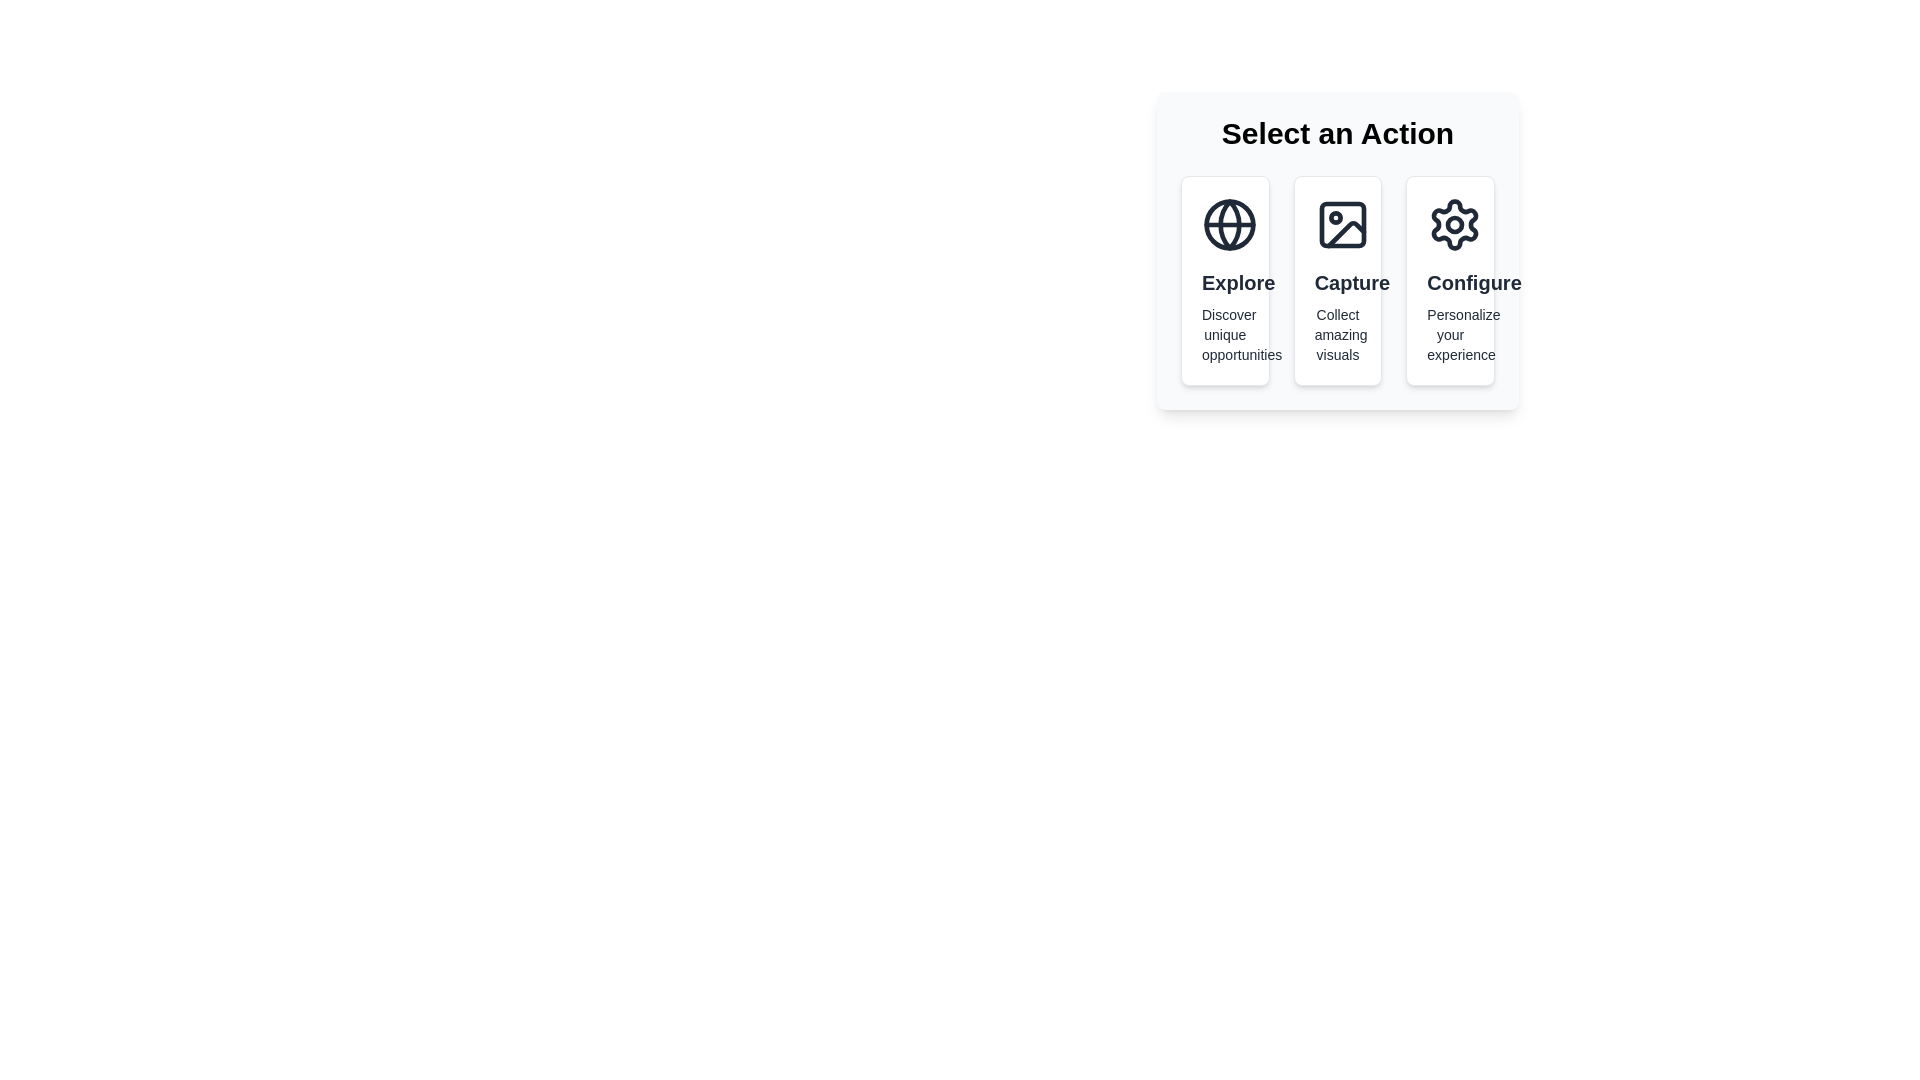 The width and height of the screenshot is (1920, 1080). I want to click on the visual representation of the SVG Icon located in the 'Capture' option card at the center of the 'Select an Action' section, so click(1342, 224).